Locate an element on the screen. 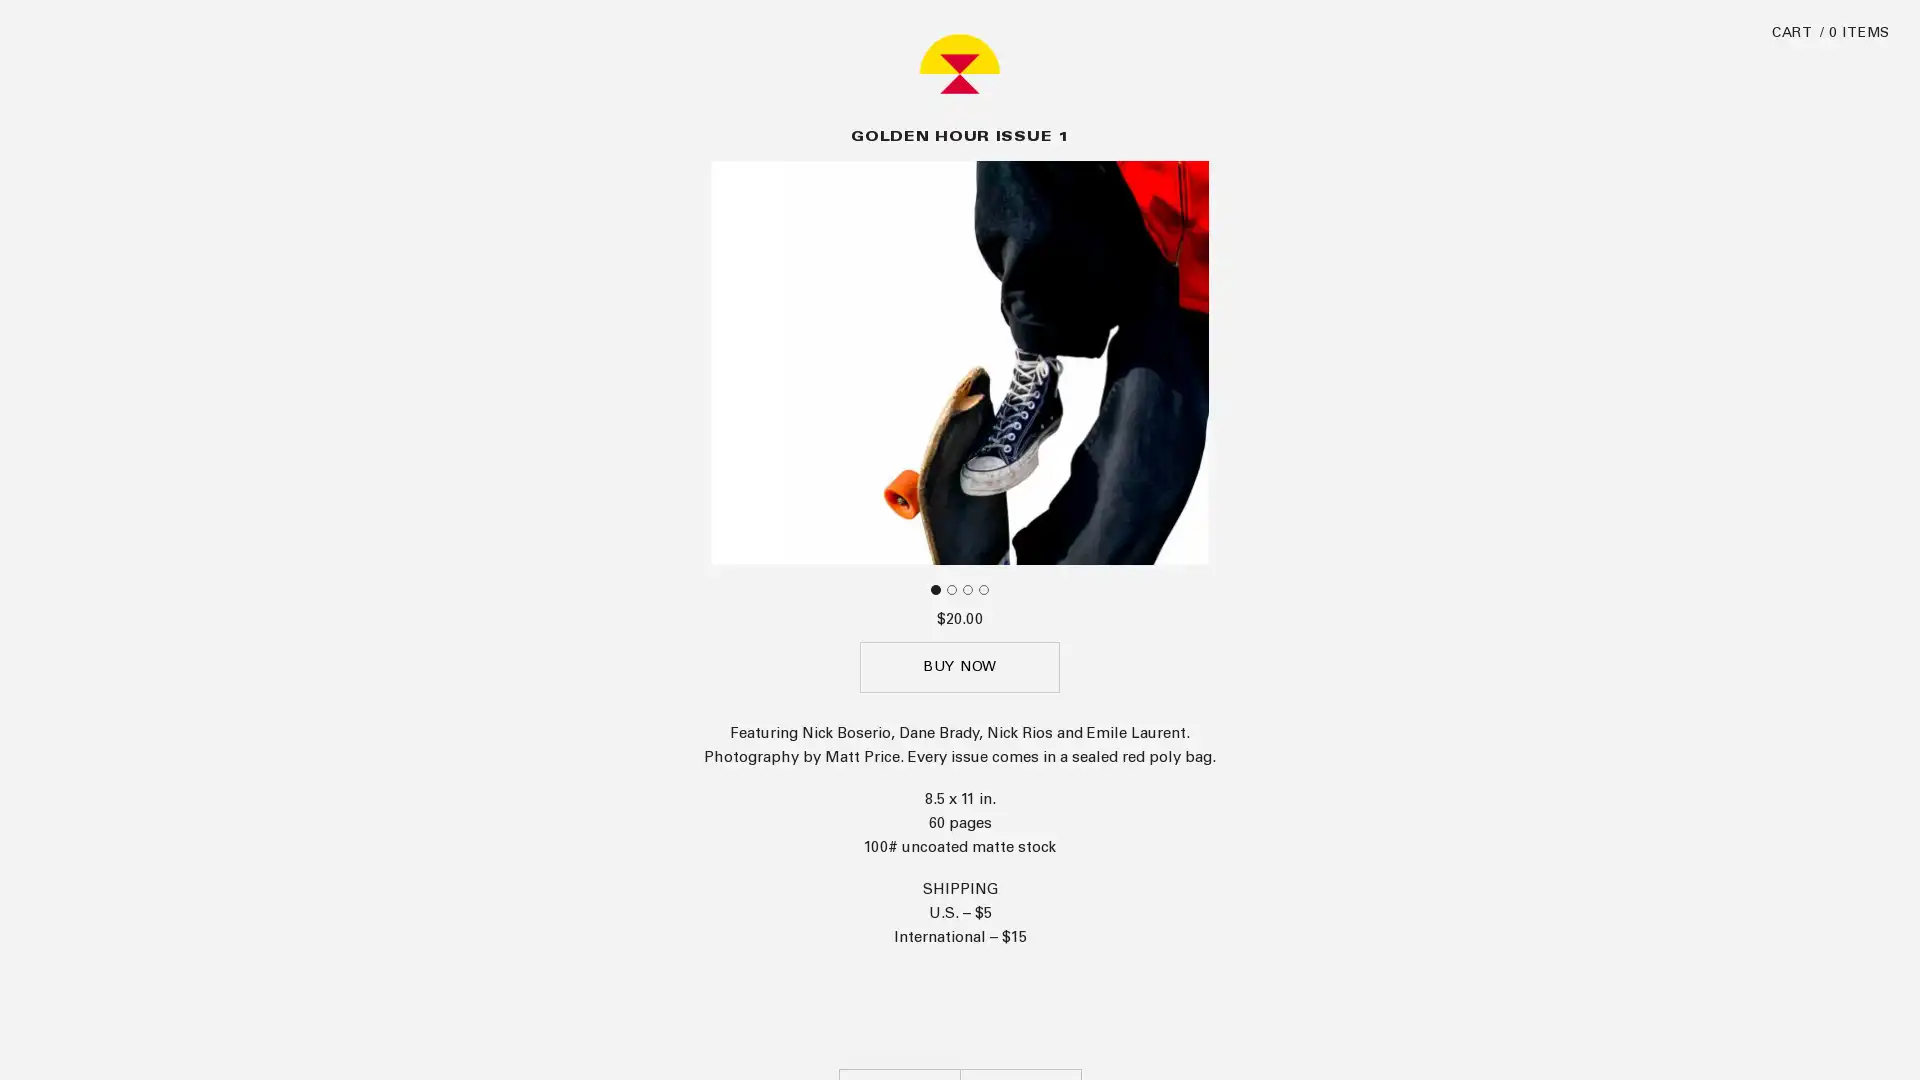 The height and width of the screenshot is (1080, 1920). BUY NOW is located at coordinates (960, 640).